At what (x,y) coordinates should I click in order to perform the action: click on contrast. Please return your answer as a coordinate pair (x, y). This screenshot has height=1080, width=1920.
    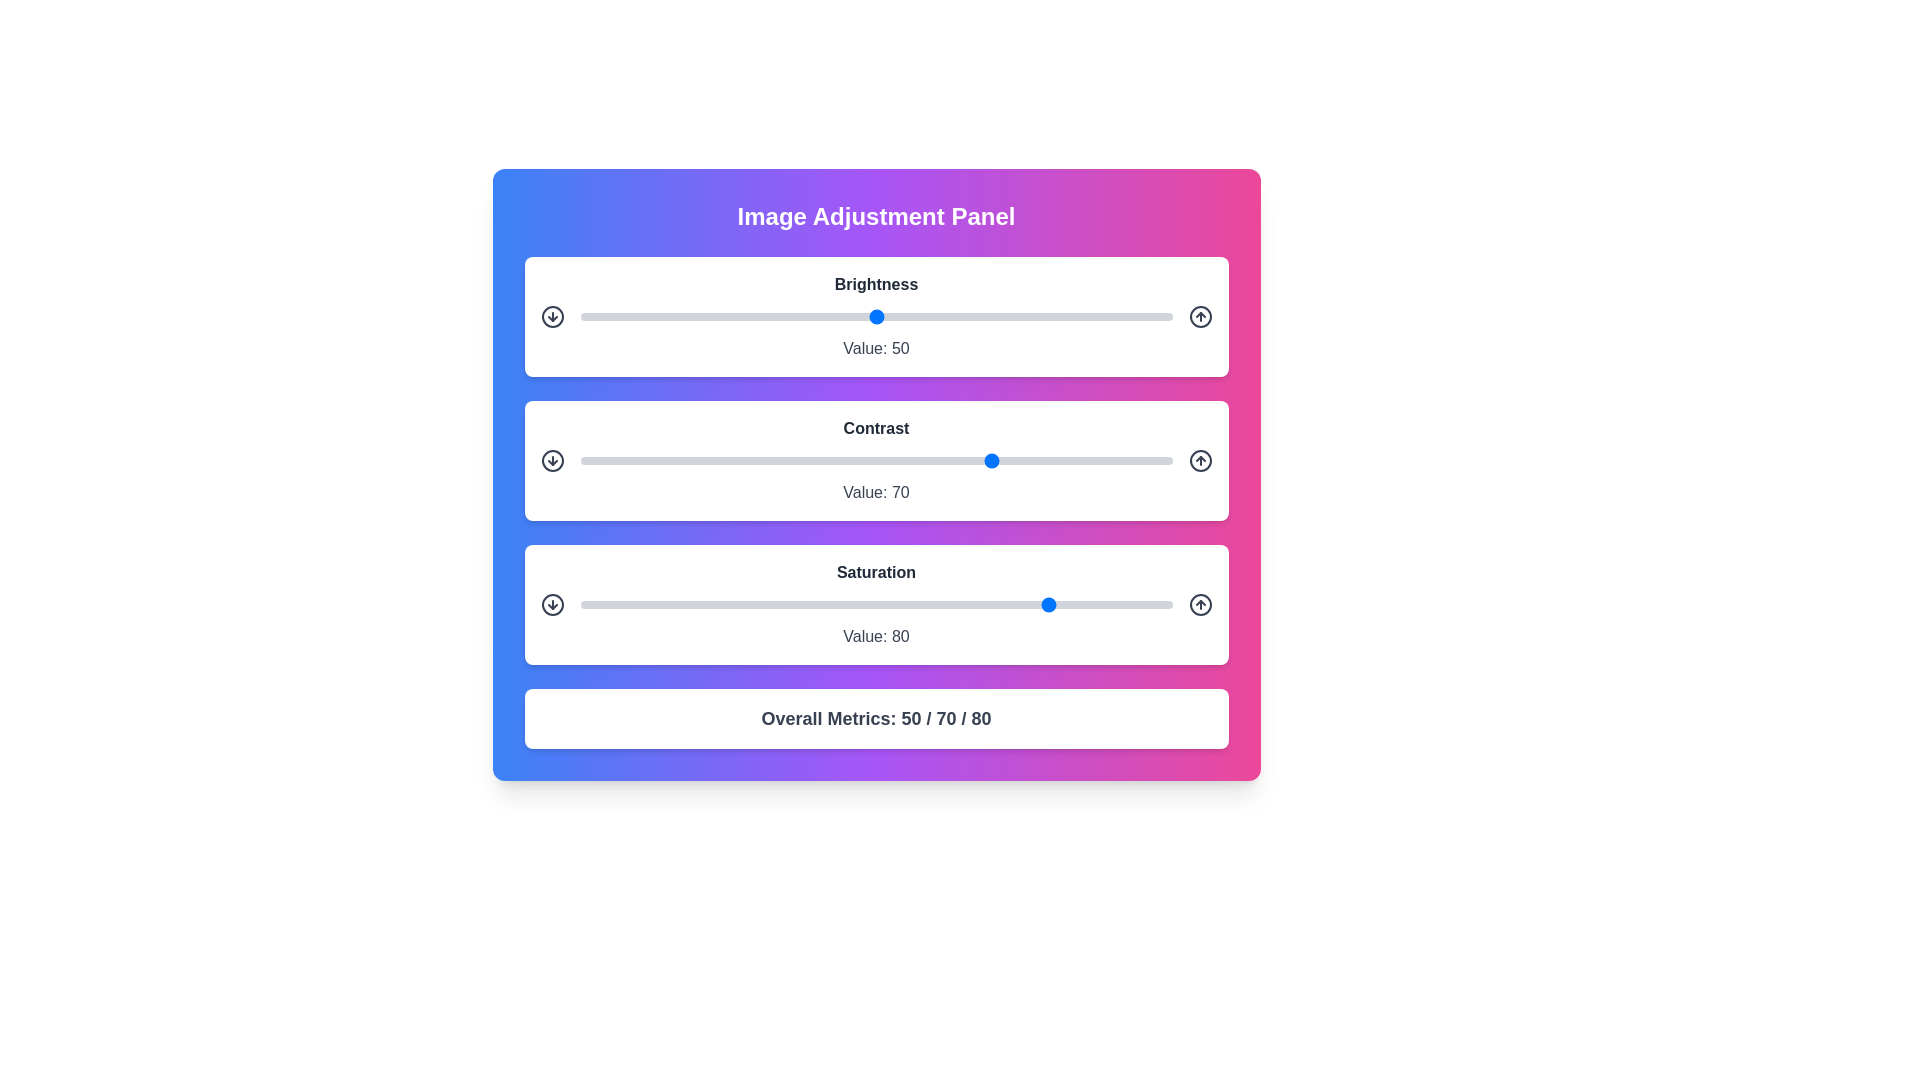
    Looking at the image, I should click on (609, 461).